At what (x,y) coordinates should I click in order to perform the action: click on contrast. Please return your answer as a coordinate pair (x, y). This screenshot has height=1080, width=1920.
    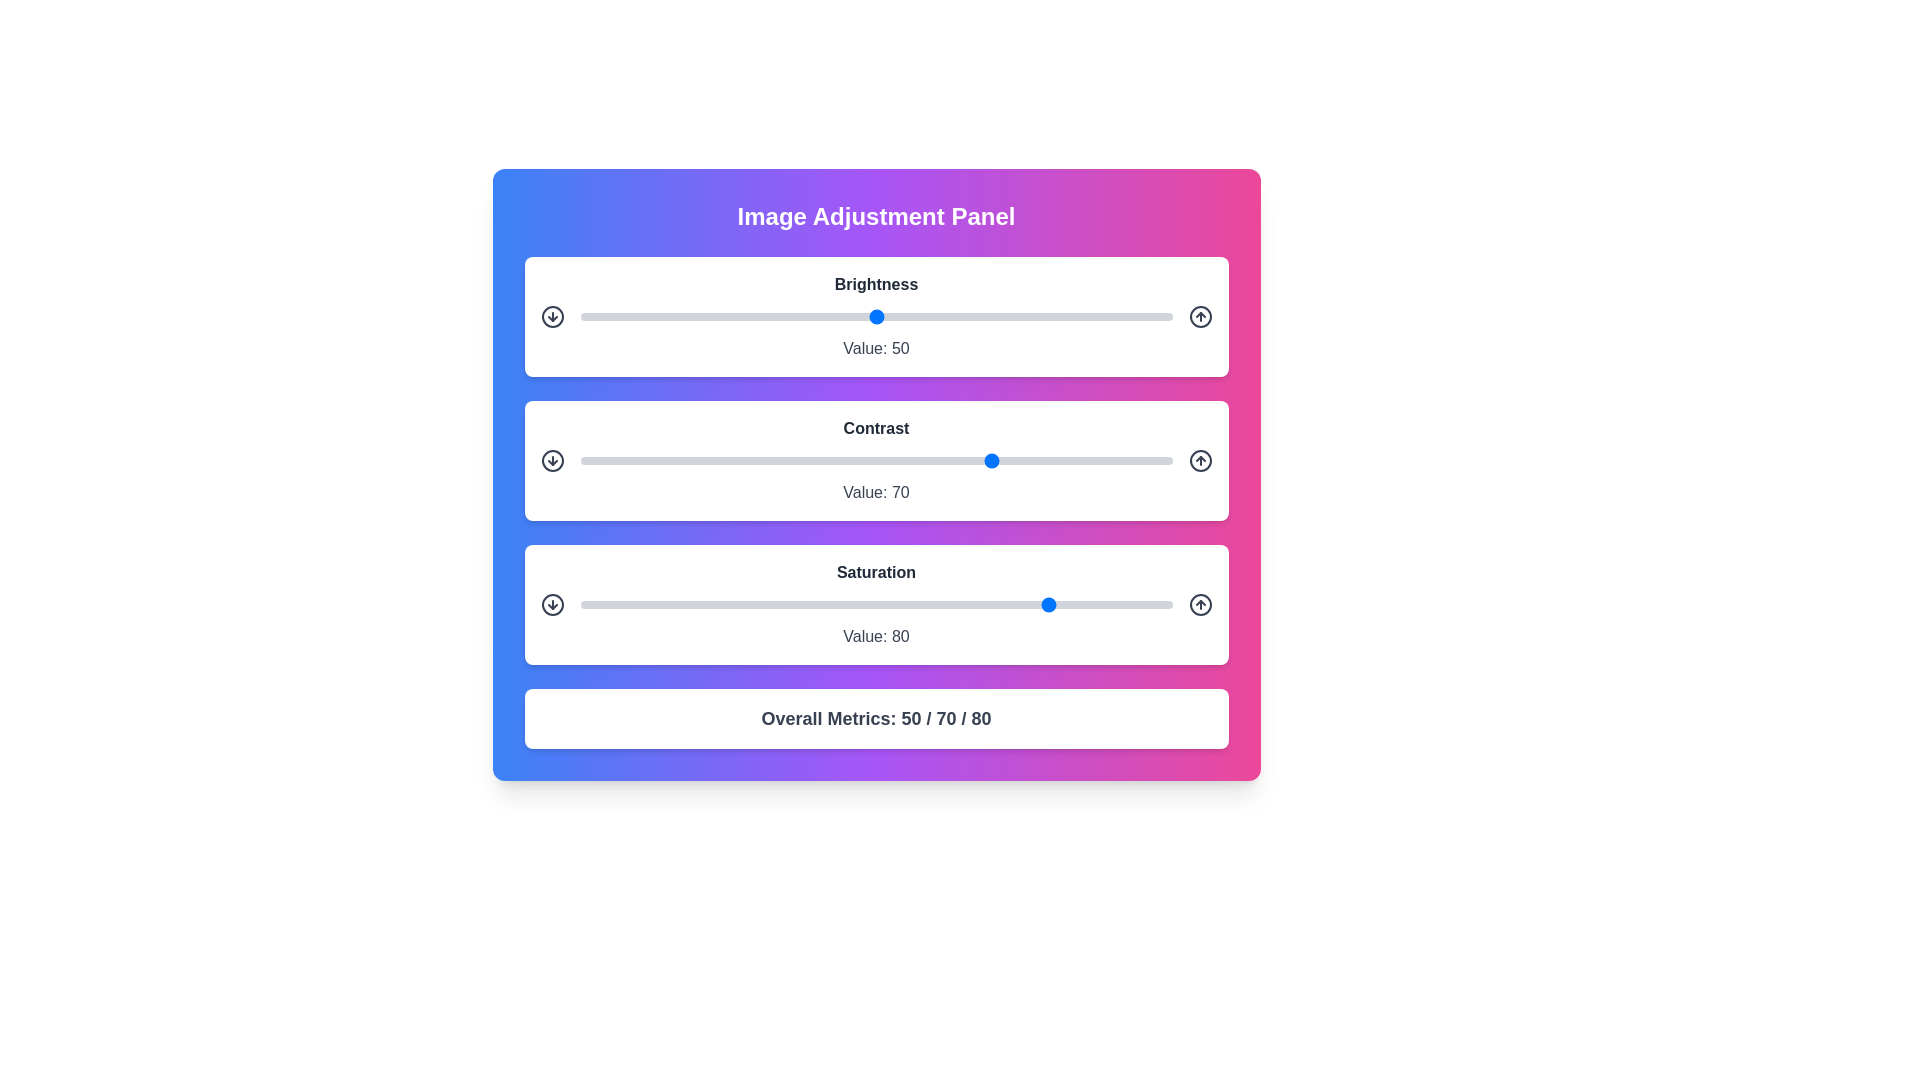
    Looking at the image, I should click on (609, 461).